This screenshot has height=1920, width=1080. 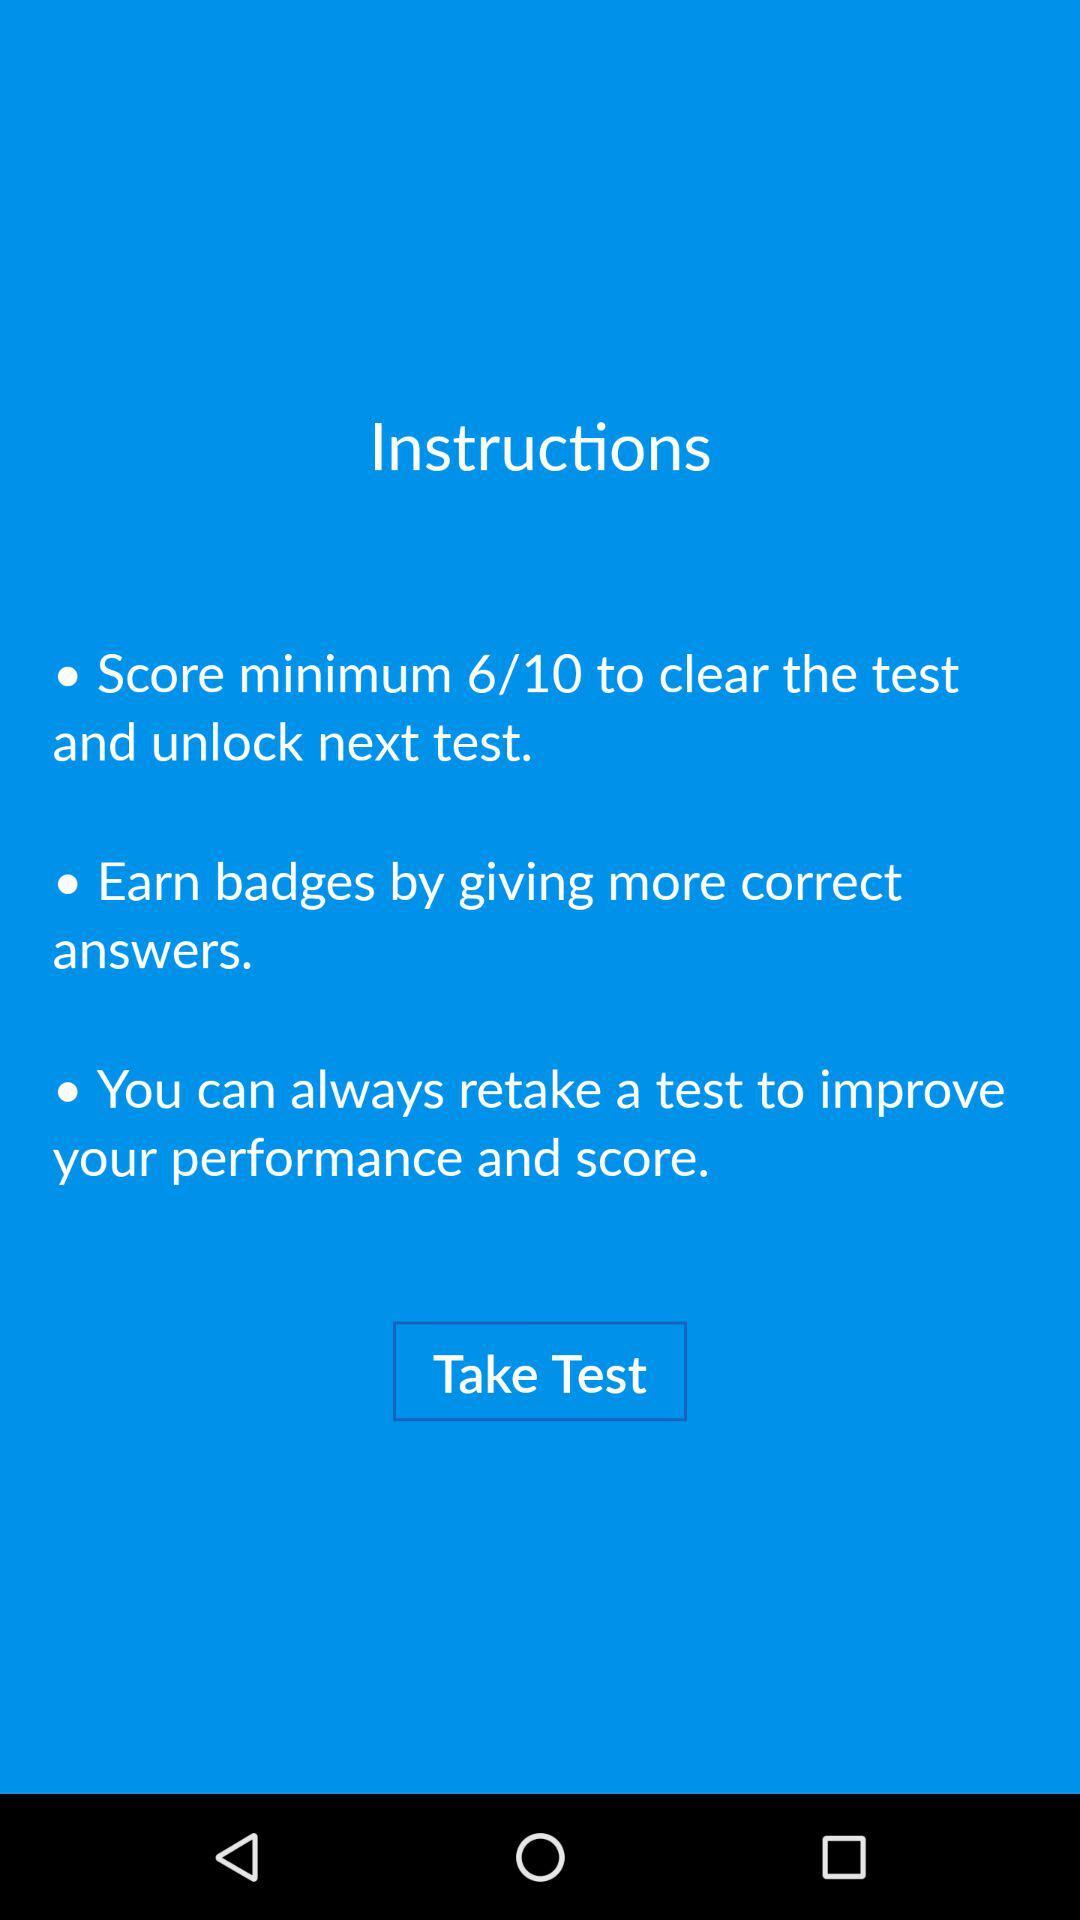 I want to click on the icon at the bottom, so click(x=540, y=1370).